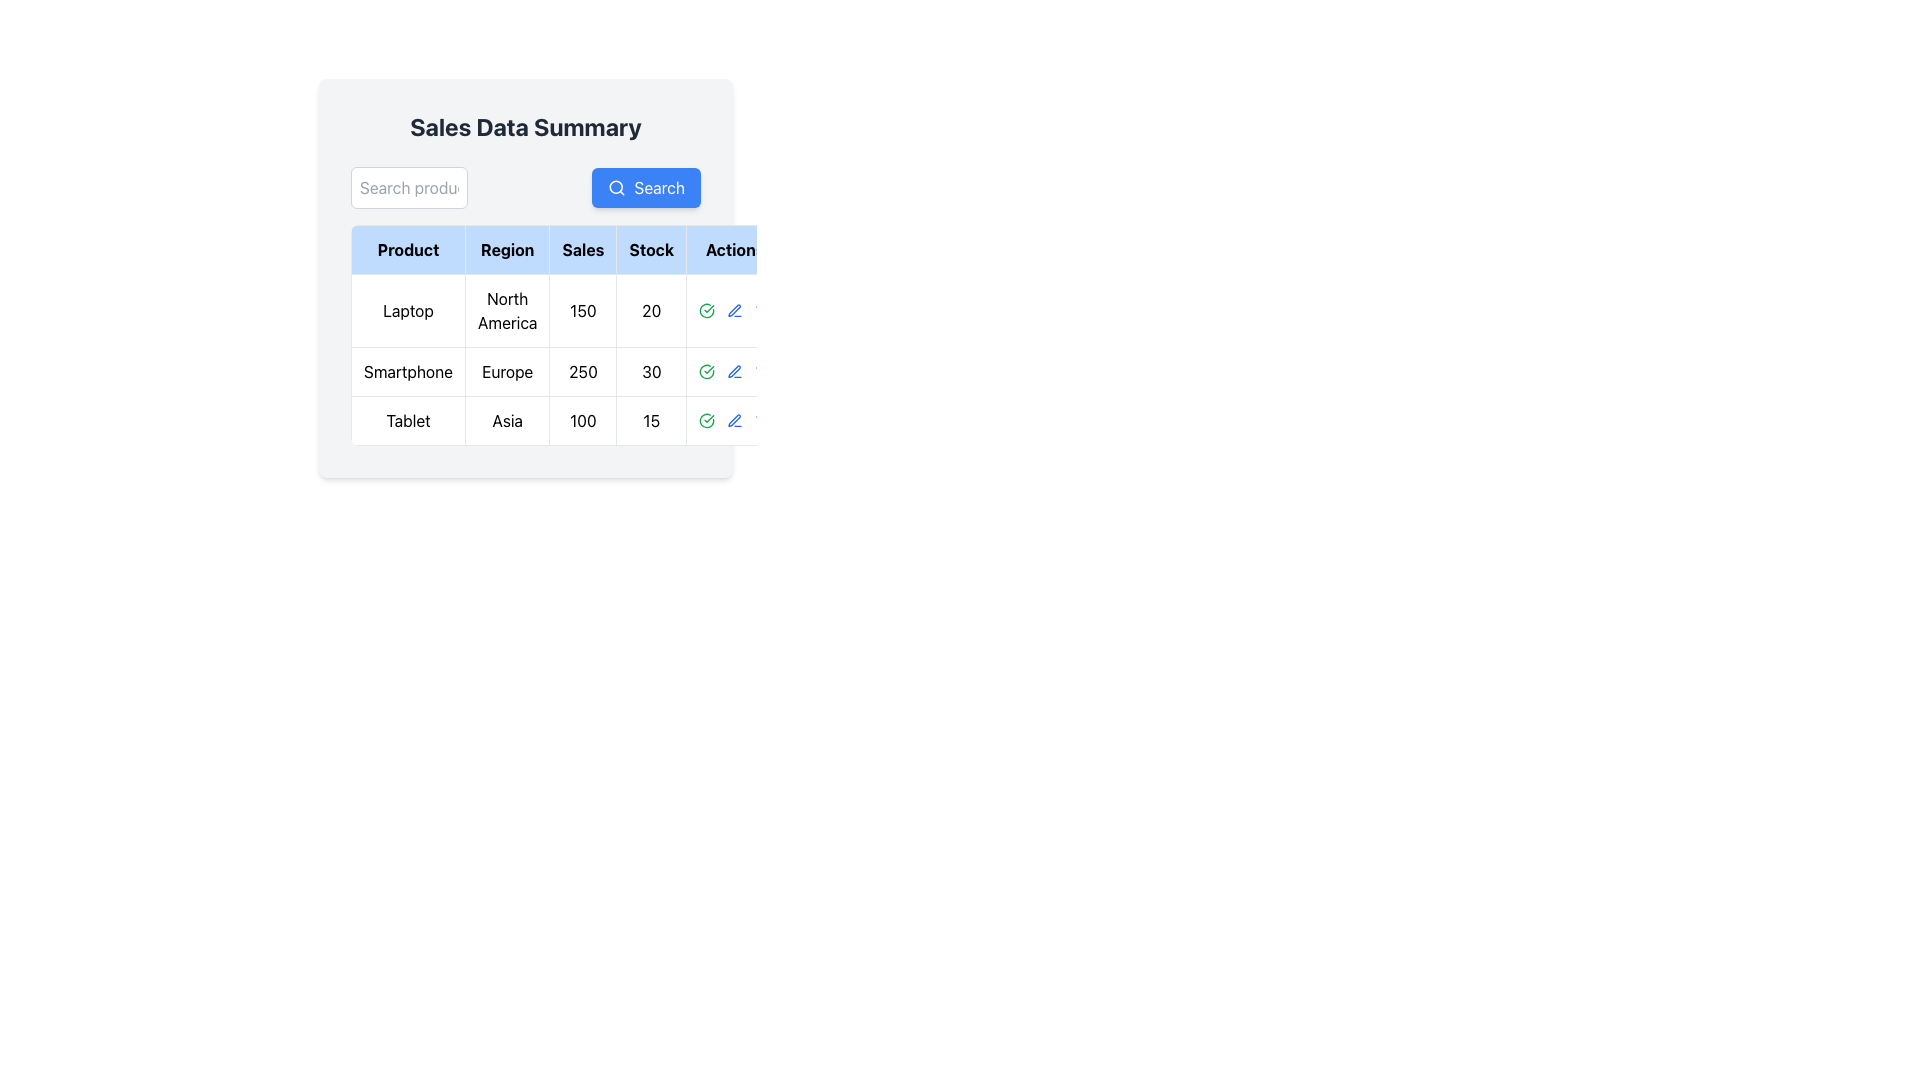 This screenshot has height=1080, width=1920. Describe the element at coordinates (707, 311) in the screenshot. I see `the confirmation icon button located in the second row of the 'Action' column beside the blue pencil icon, which corresponds to the 'Smartphone' entry in the 'Product' column to confirm or approve the row's data` at that location.